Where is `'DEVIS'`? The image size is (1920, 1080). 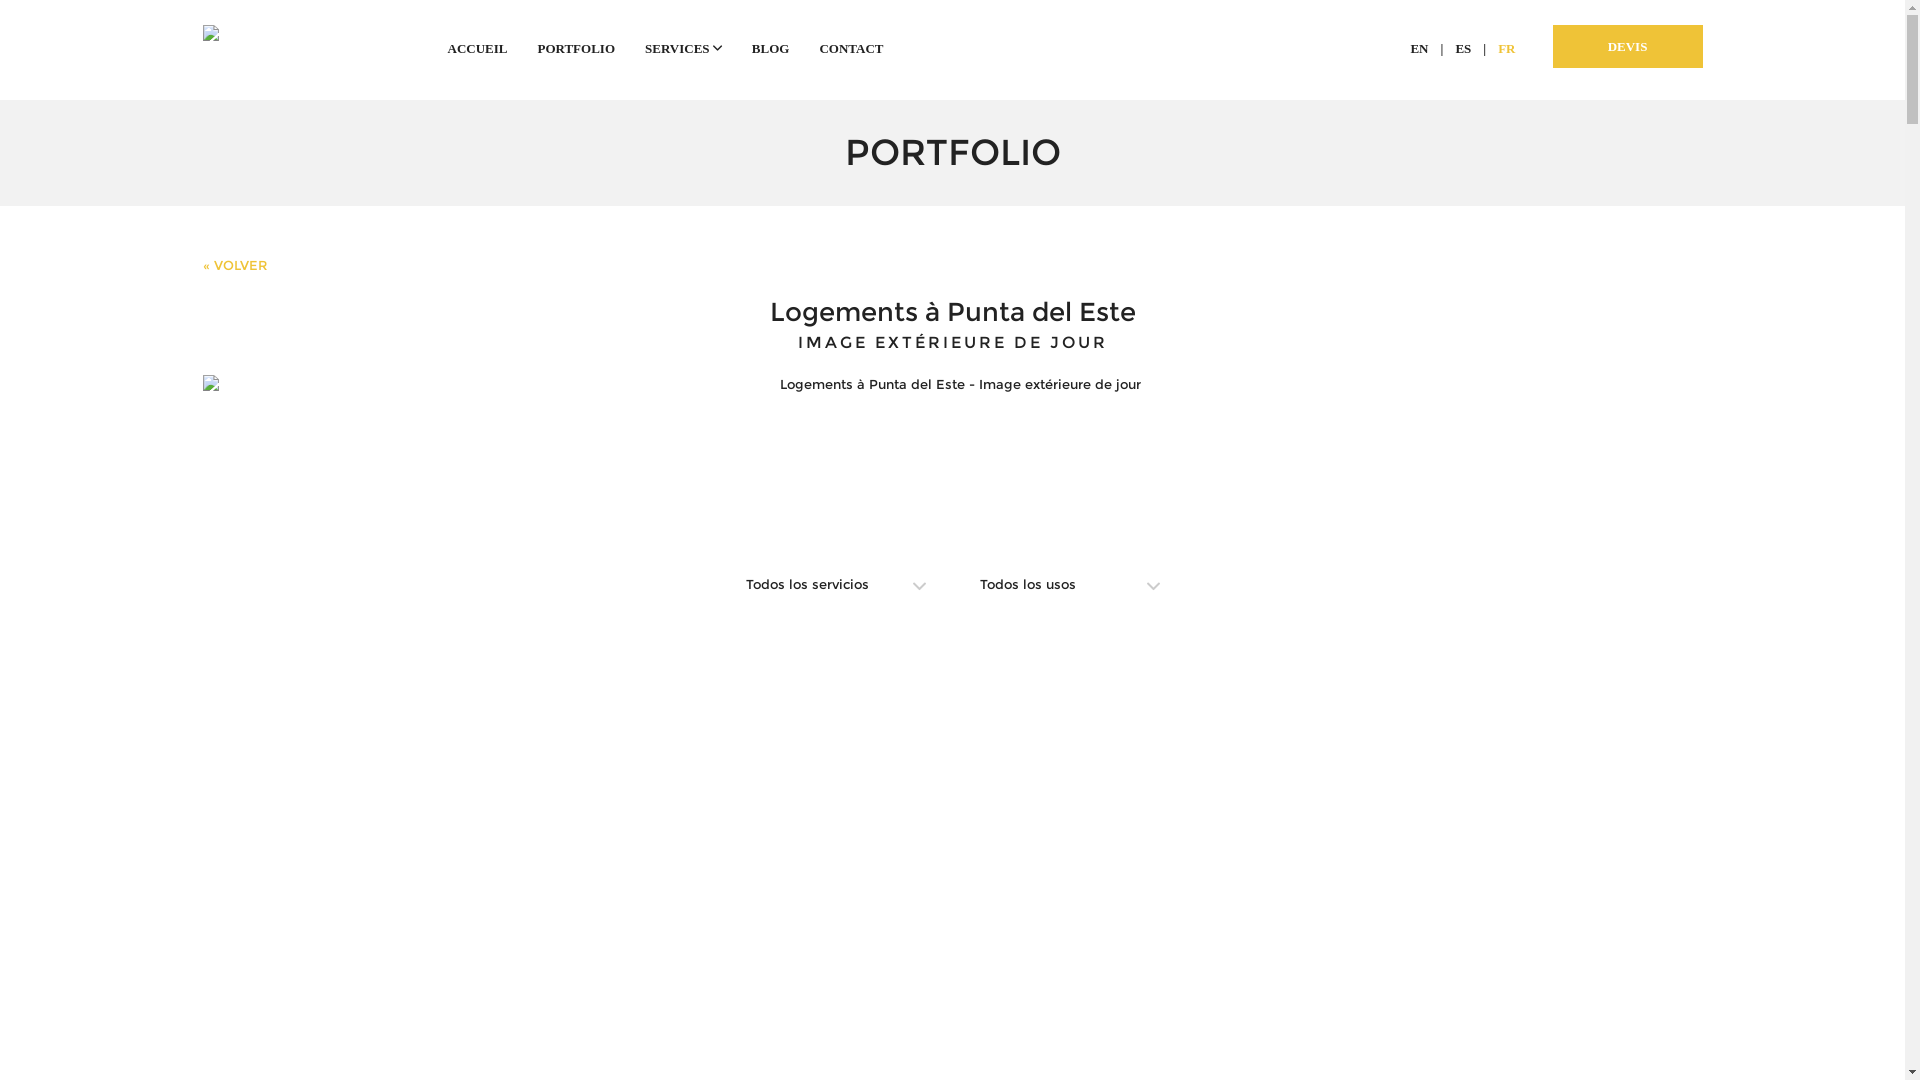
'DEVIS' is located at coordinates (1627, 45).